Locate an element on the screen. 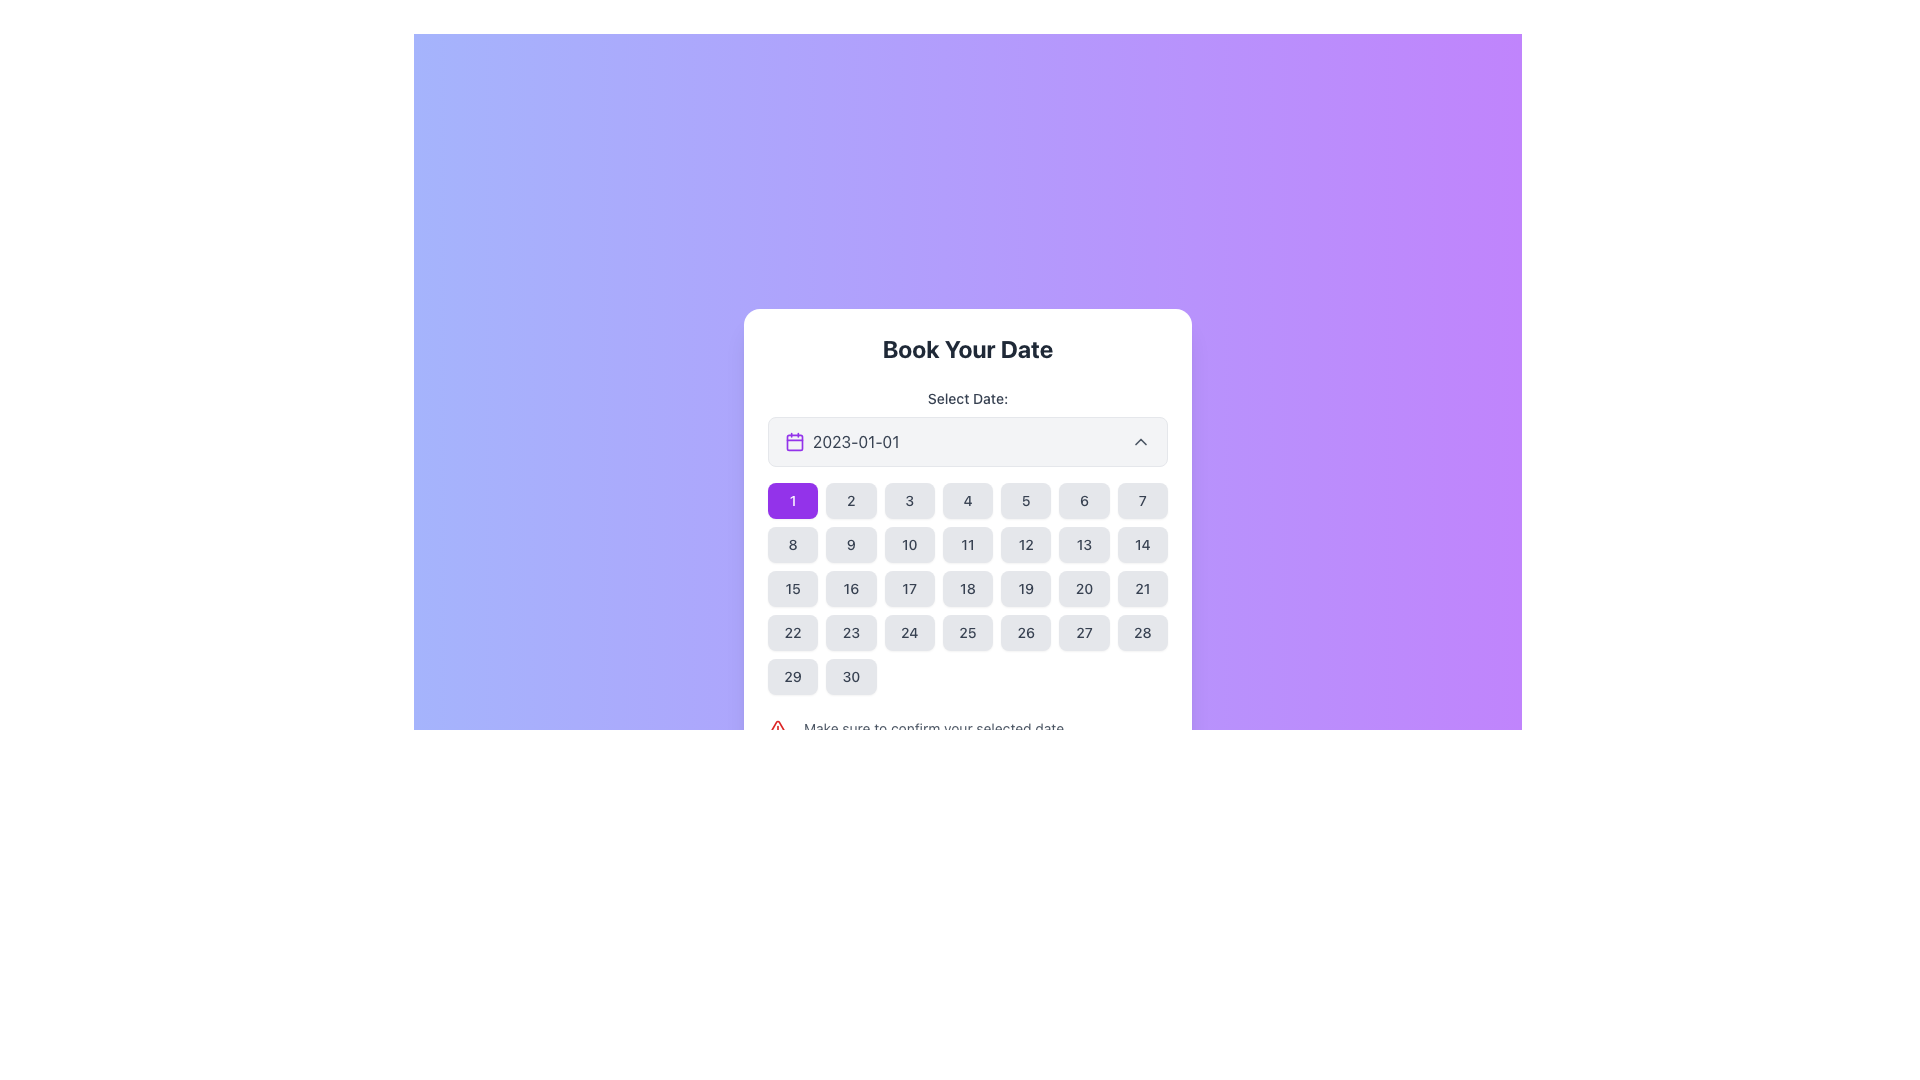  the date selection button for the 23rd in the calendar interface, located in the last row of the grid, second button from the left is located at coordinates (851, 632).